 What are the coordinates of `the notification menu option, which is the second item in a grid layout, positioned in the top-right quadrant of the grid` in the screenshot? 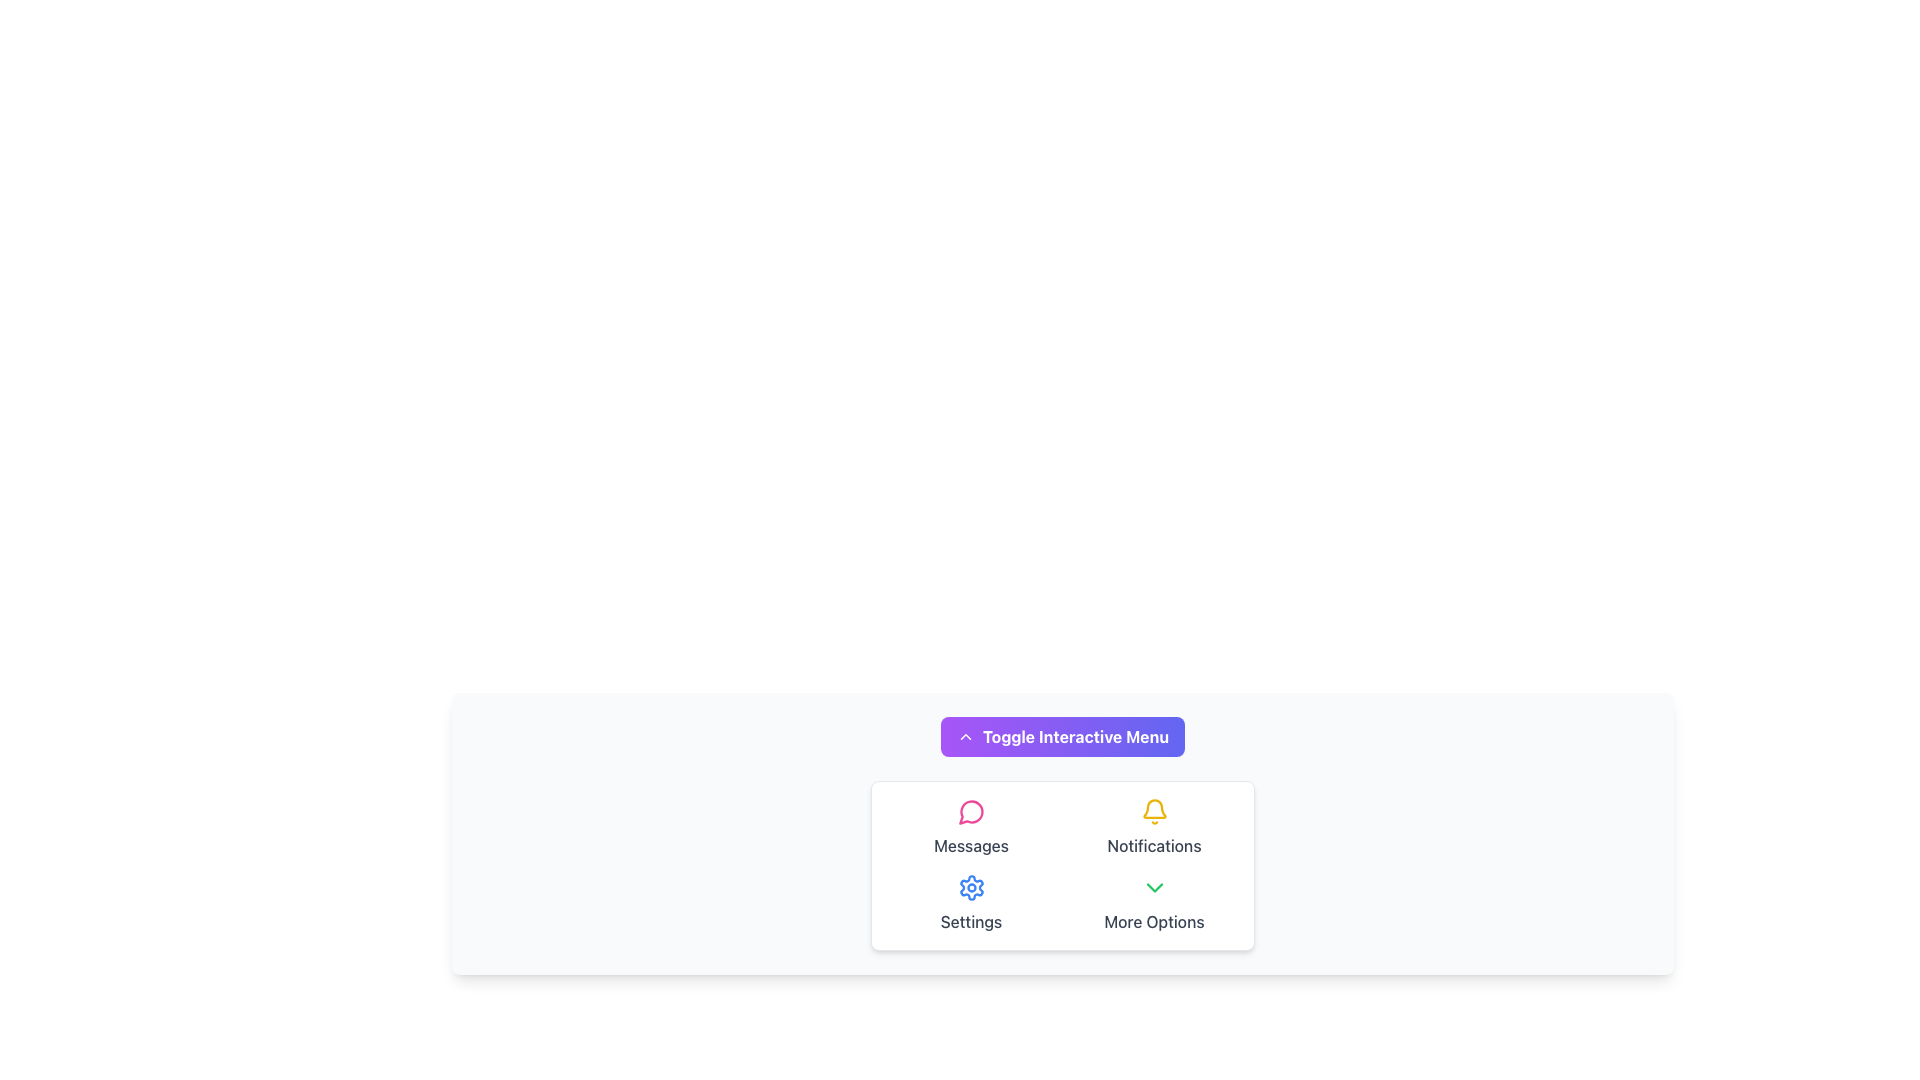 It's located at (1154, 828).